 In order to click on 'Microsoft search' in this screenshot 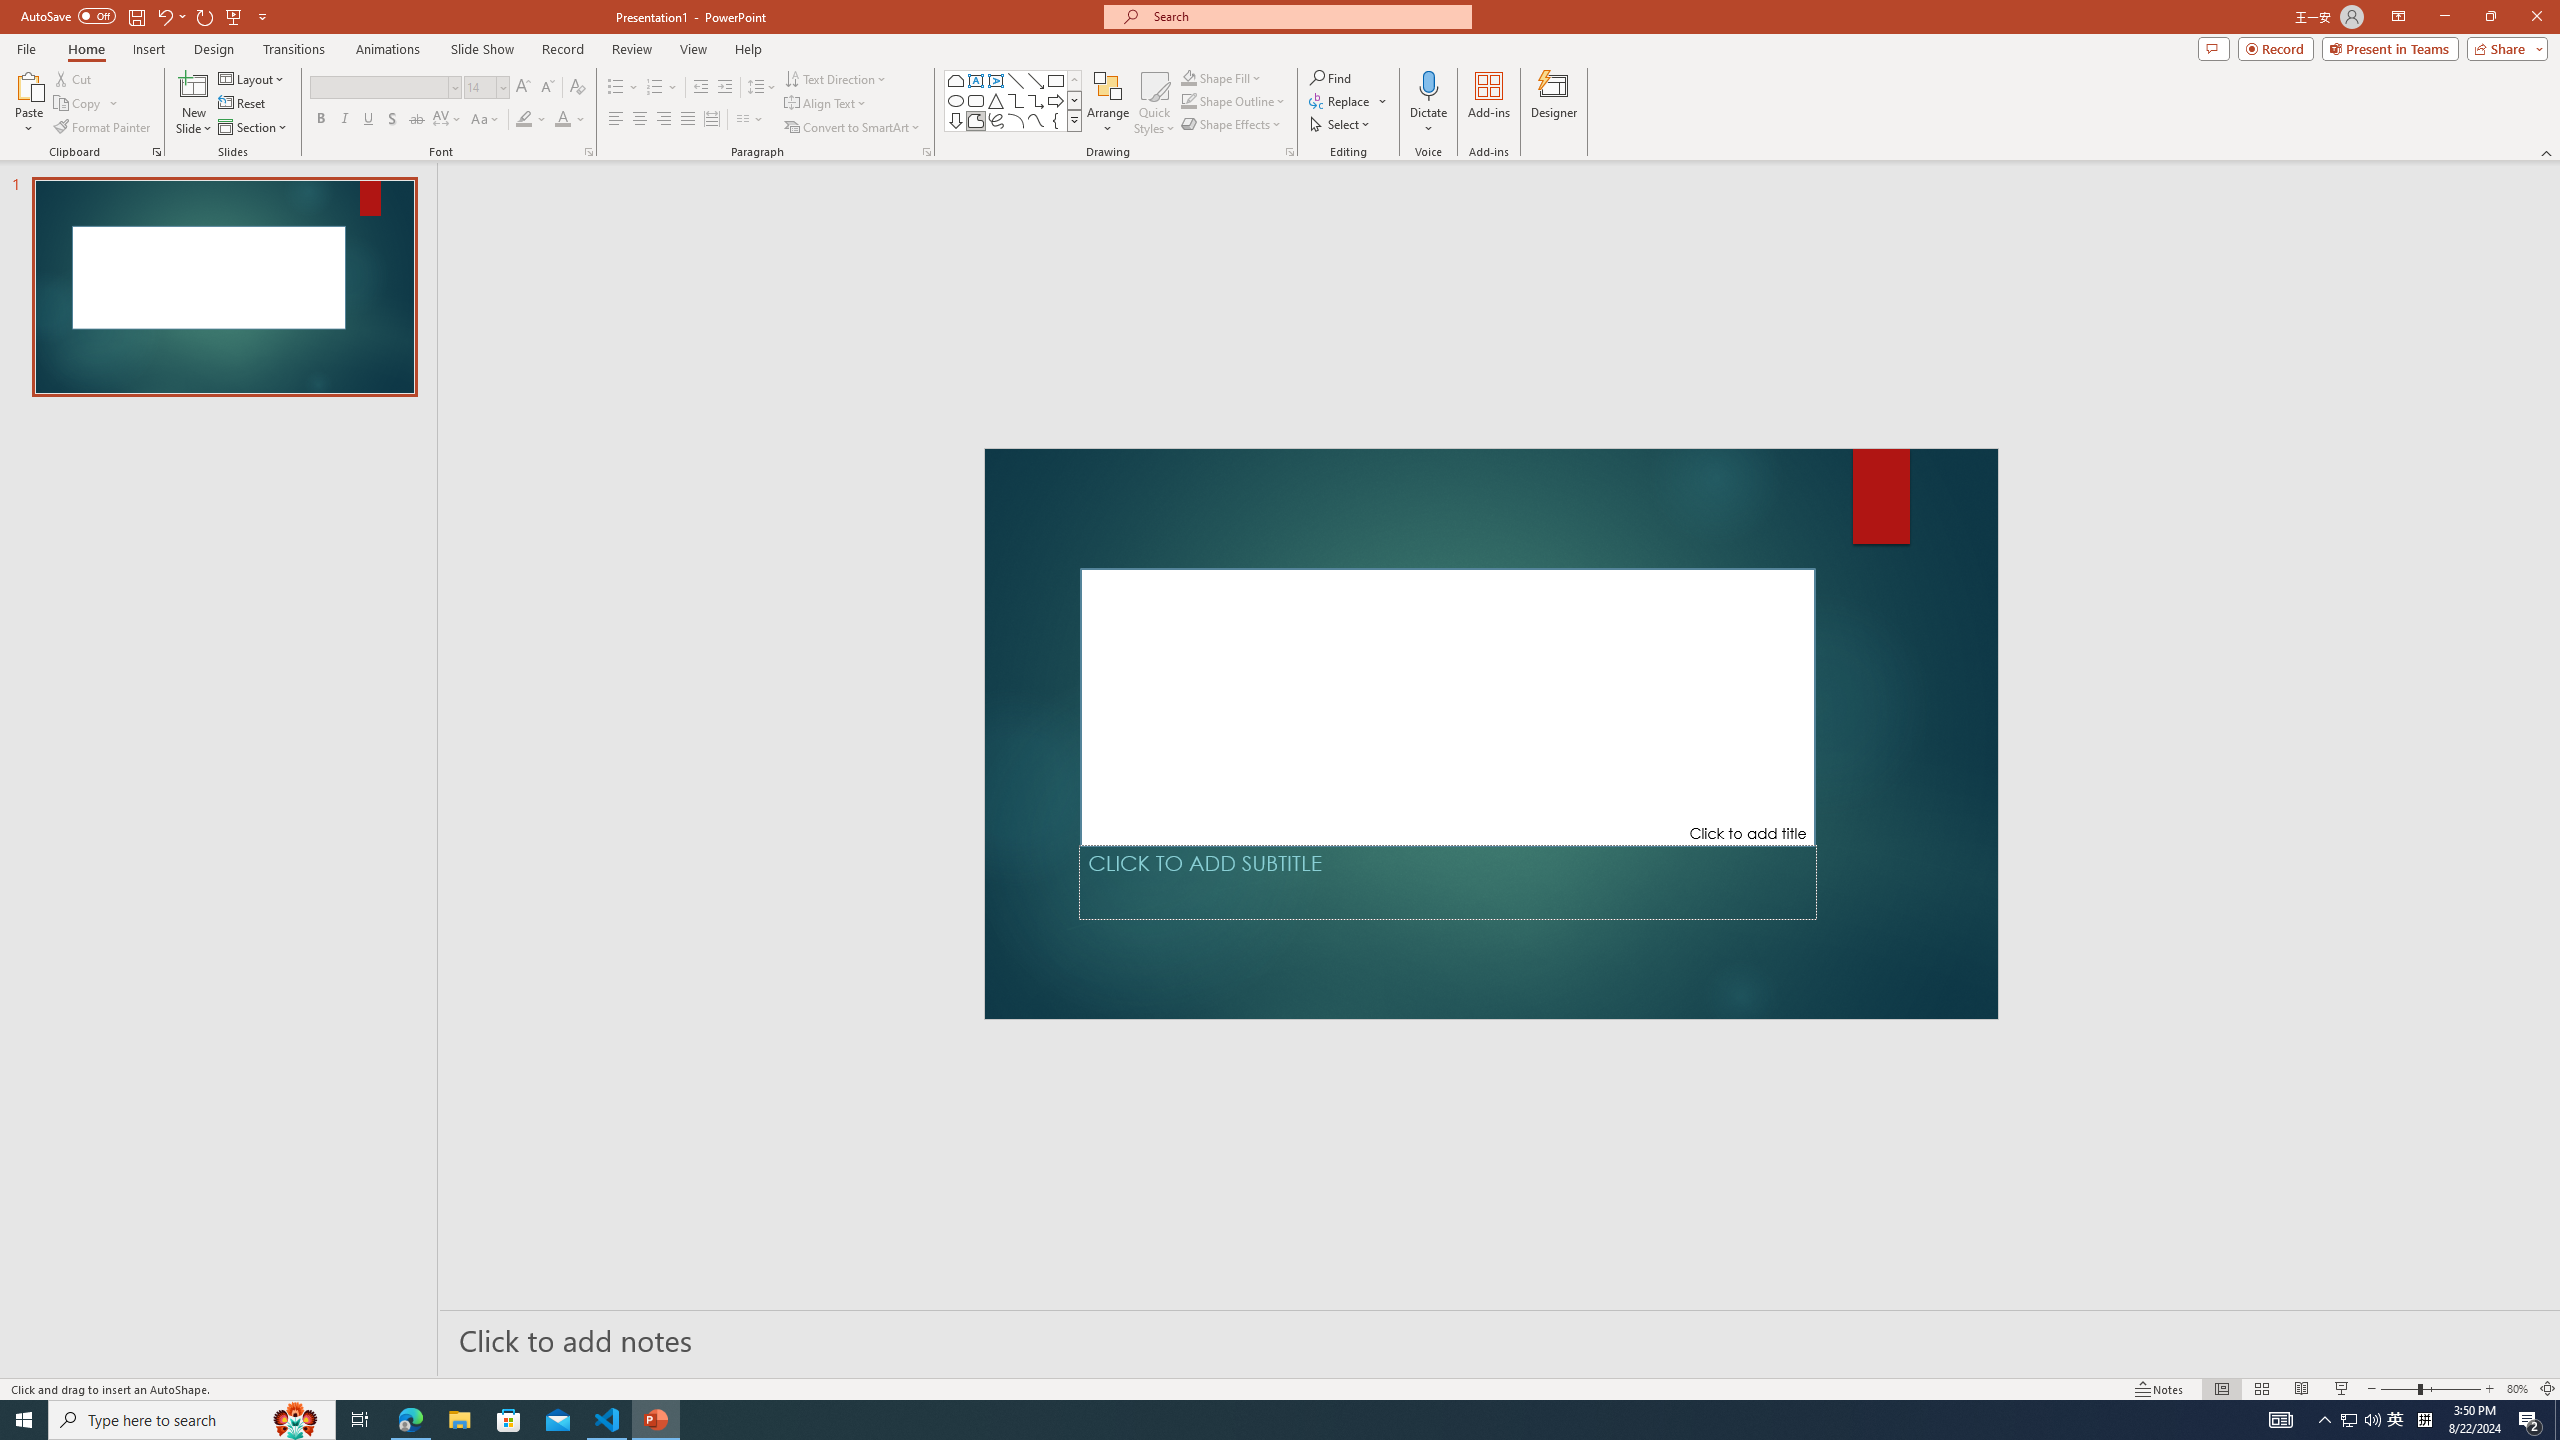, I will do `click(1304, 16)`.